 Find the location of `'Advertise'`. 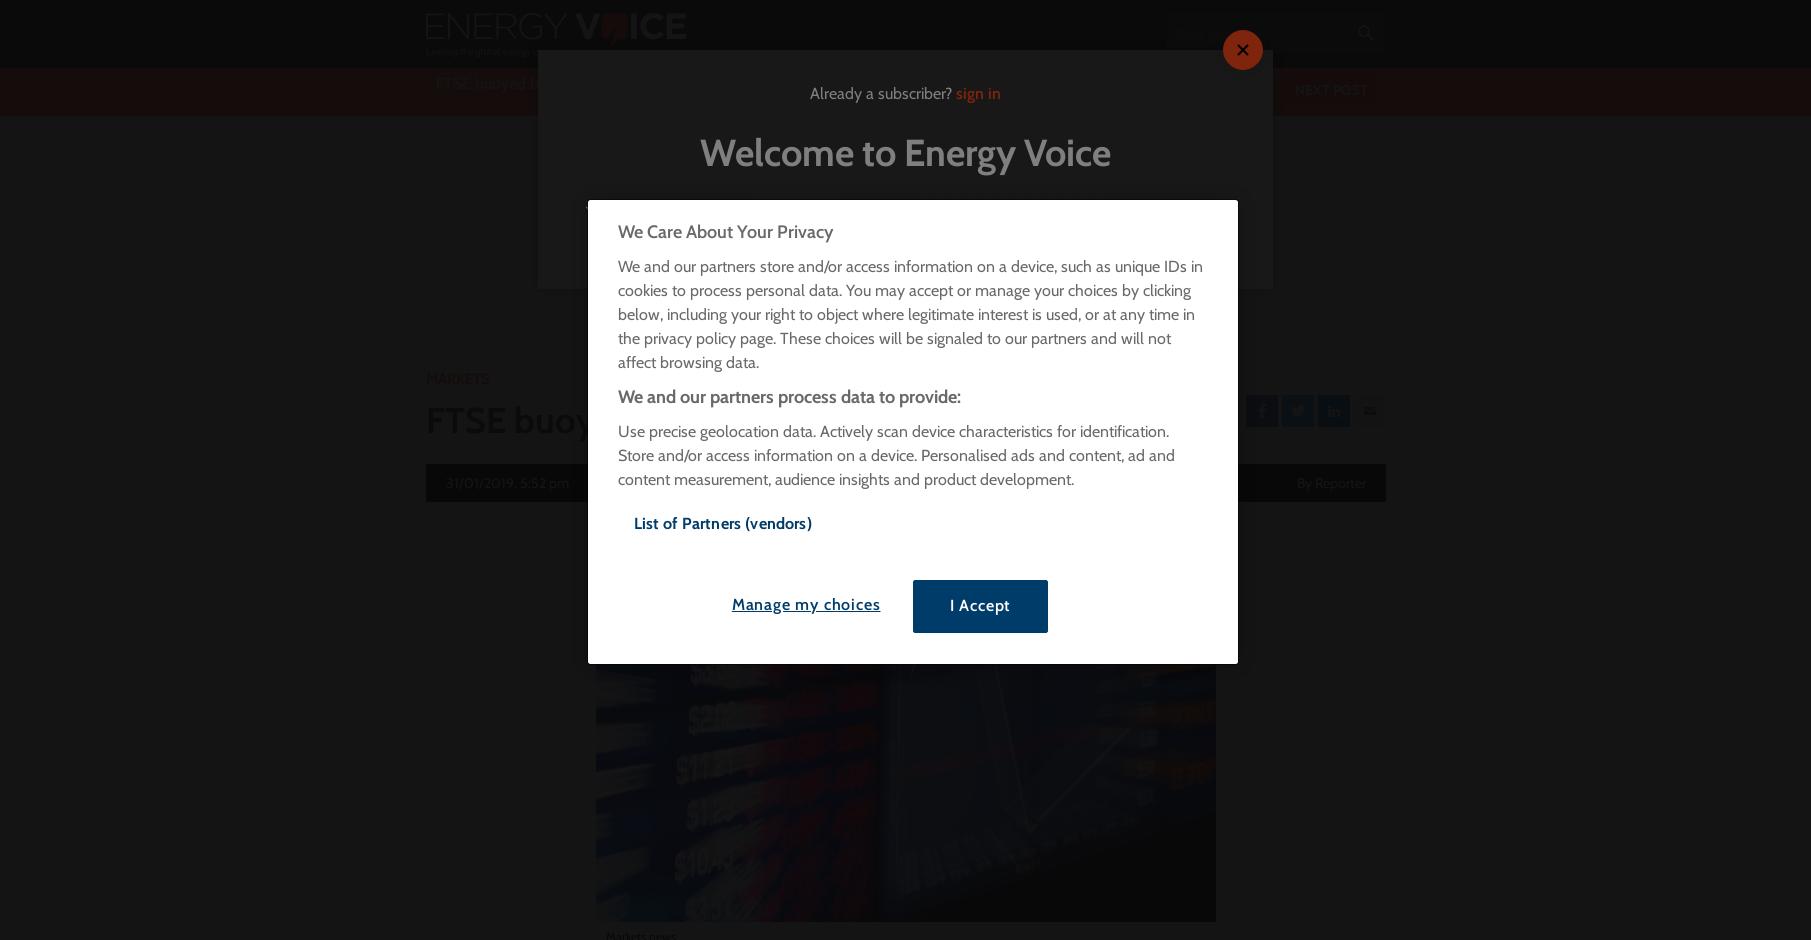

'Advertise' is located at coordinates (531, 14).